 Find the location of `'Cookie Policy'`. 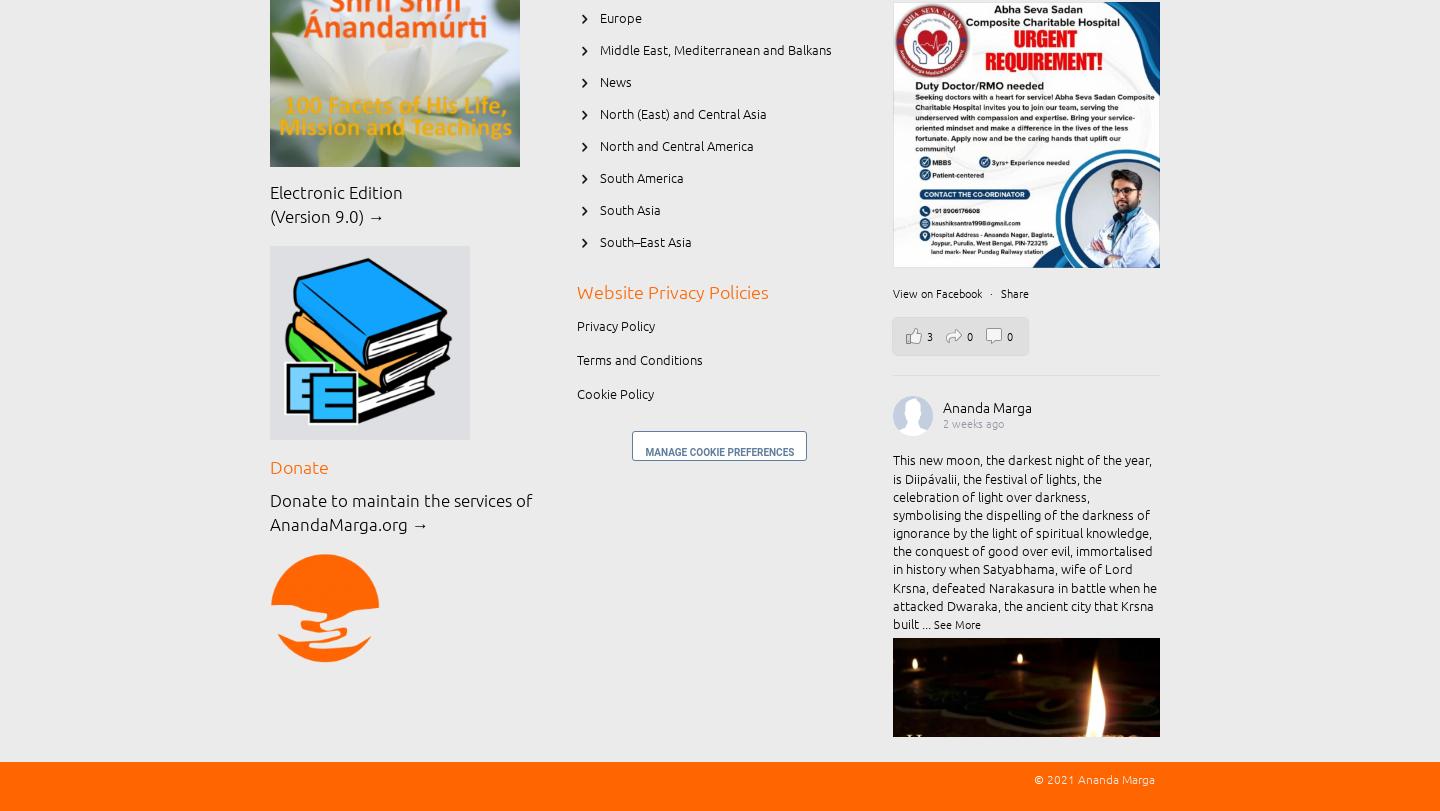

'Cookie Policy' is located at coordinates (613, 394).